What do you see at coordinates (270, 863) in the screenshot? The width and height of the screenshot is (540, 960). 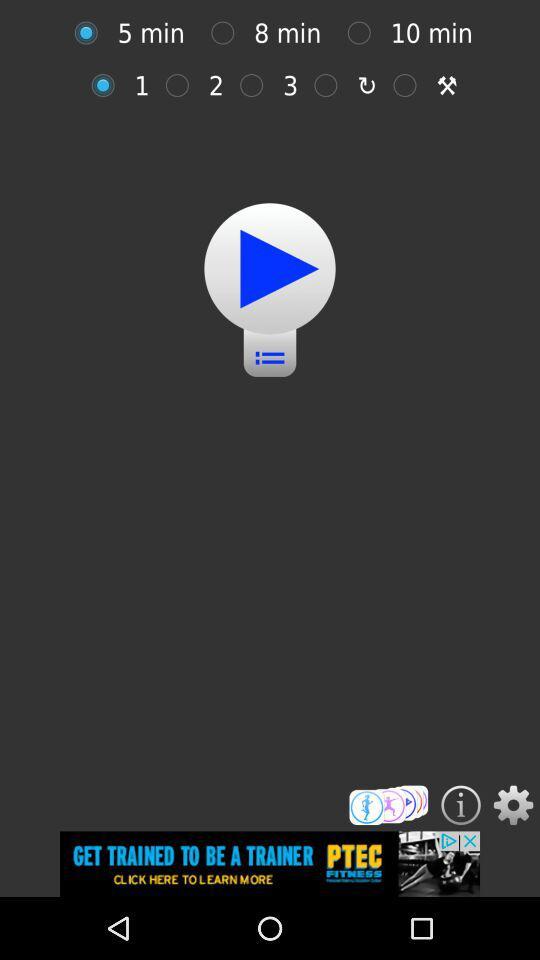 I see `advertisement link` at bounding box center [270, 863].